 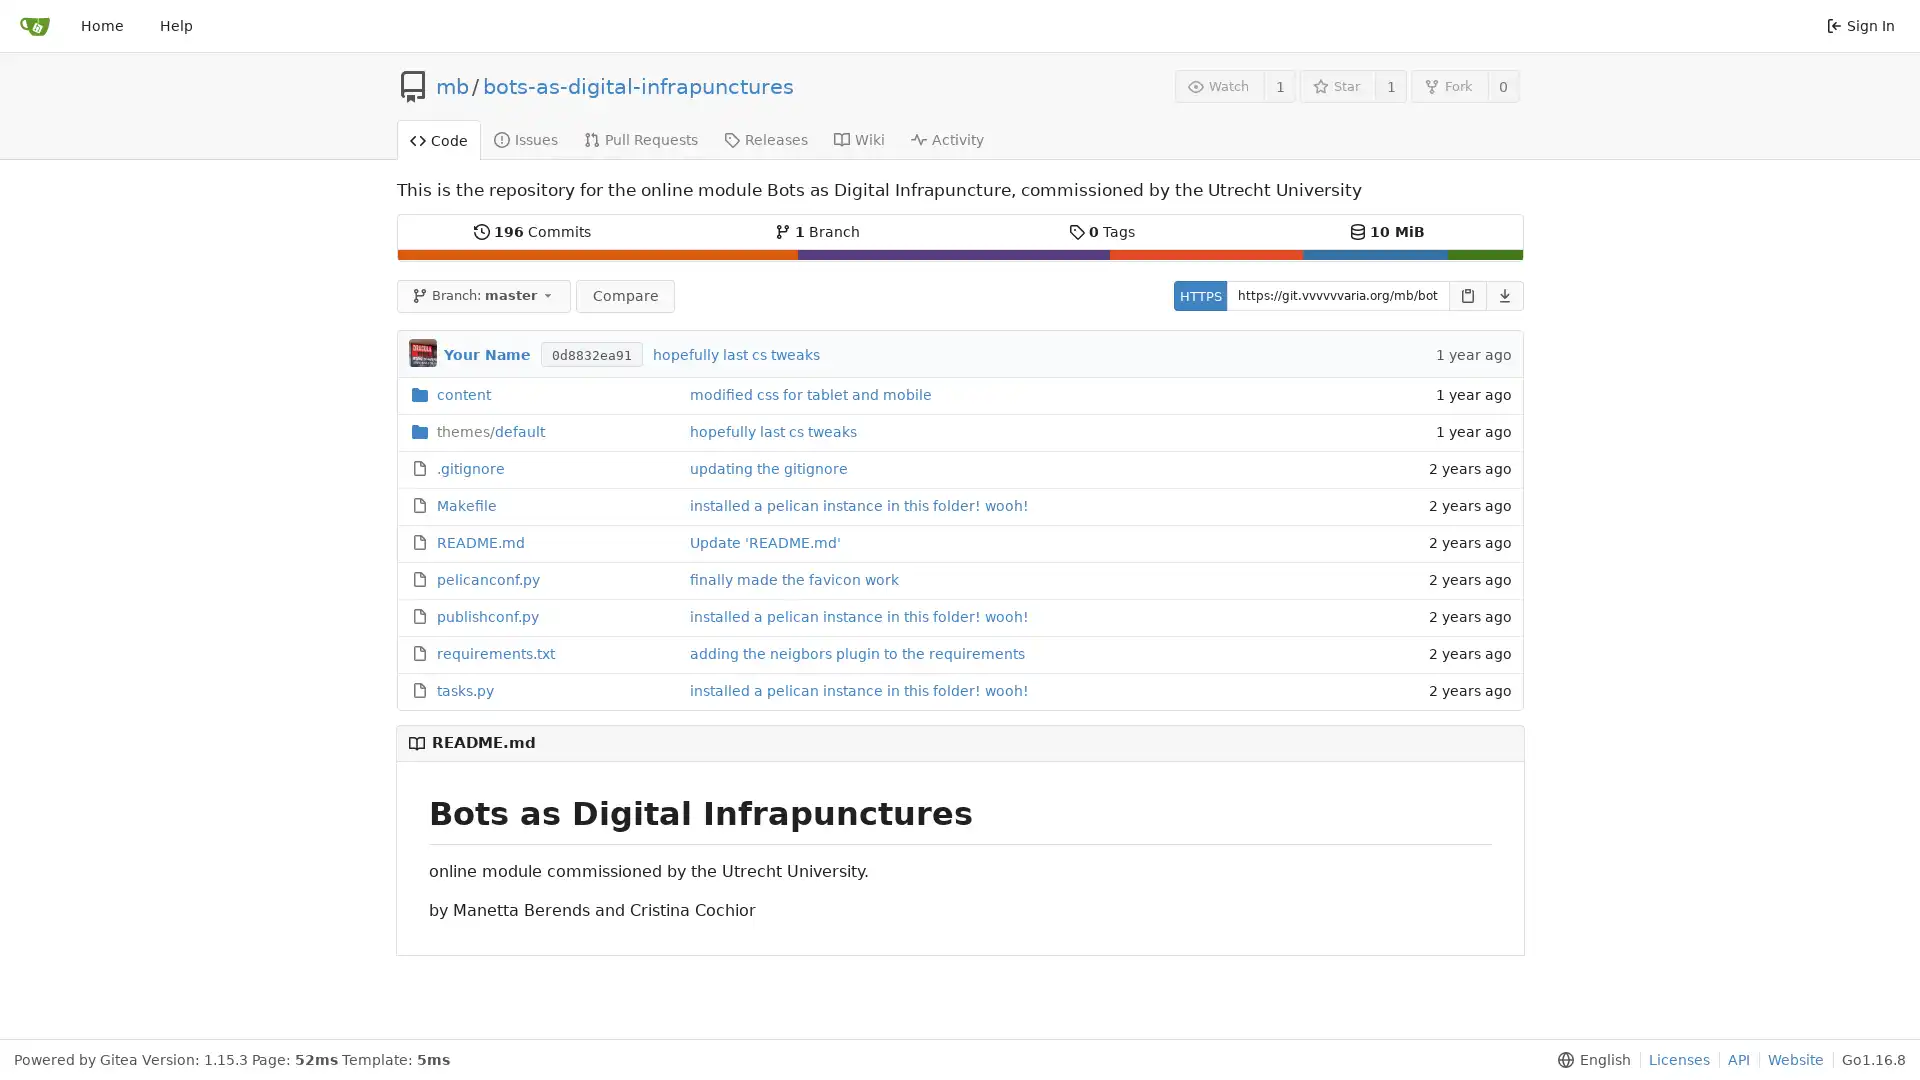 I want to click on Compare, so click(x=623, y=296).